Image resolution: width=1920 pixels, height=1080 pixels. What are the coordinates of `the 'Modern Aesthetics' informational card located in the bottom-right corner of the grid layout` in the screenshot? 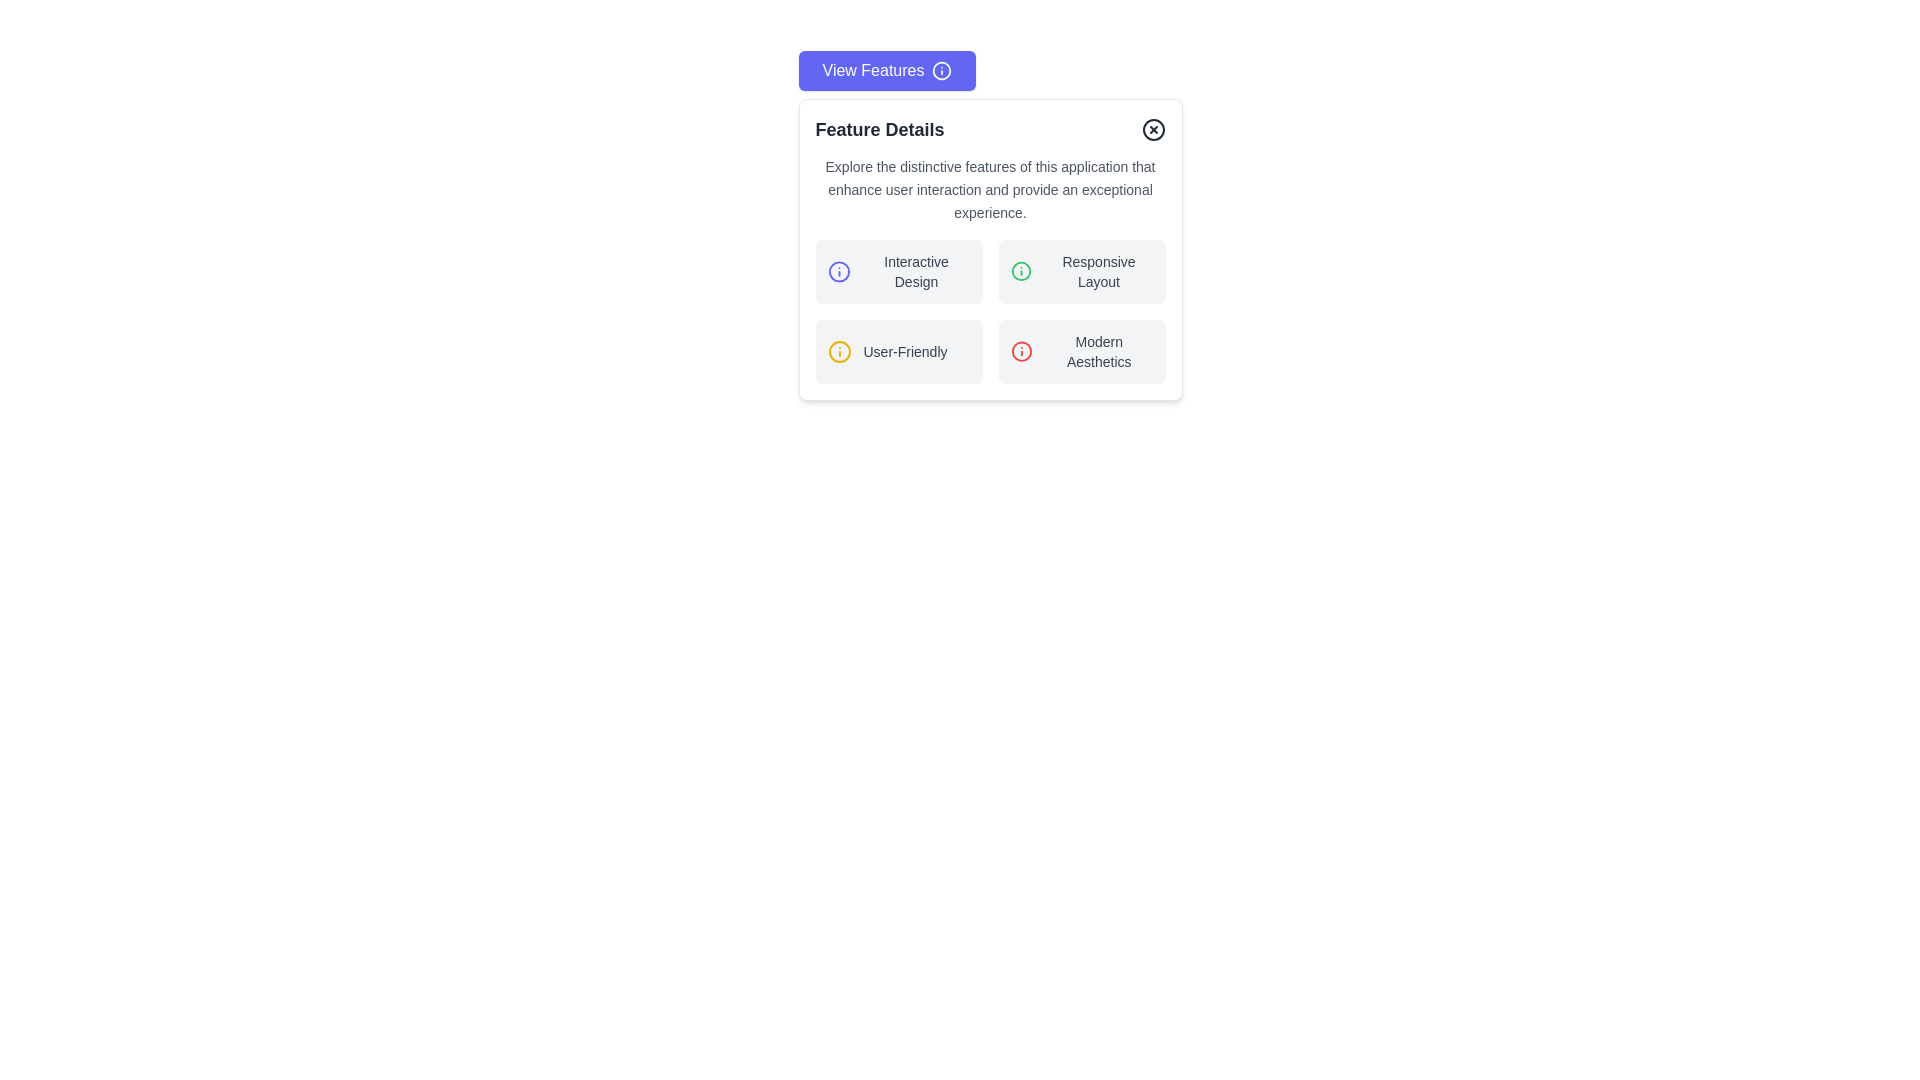 It's located at (1080, 350).